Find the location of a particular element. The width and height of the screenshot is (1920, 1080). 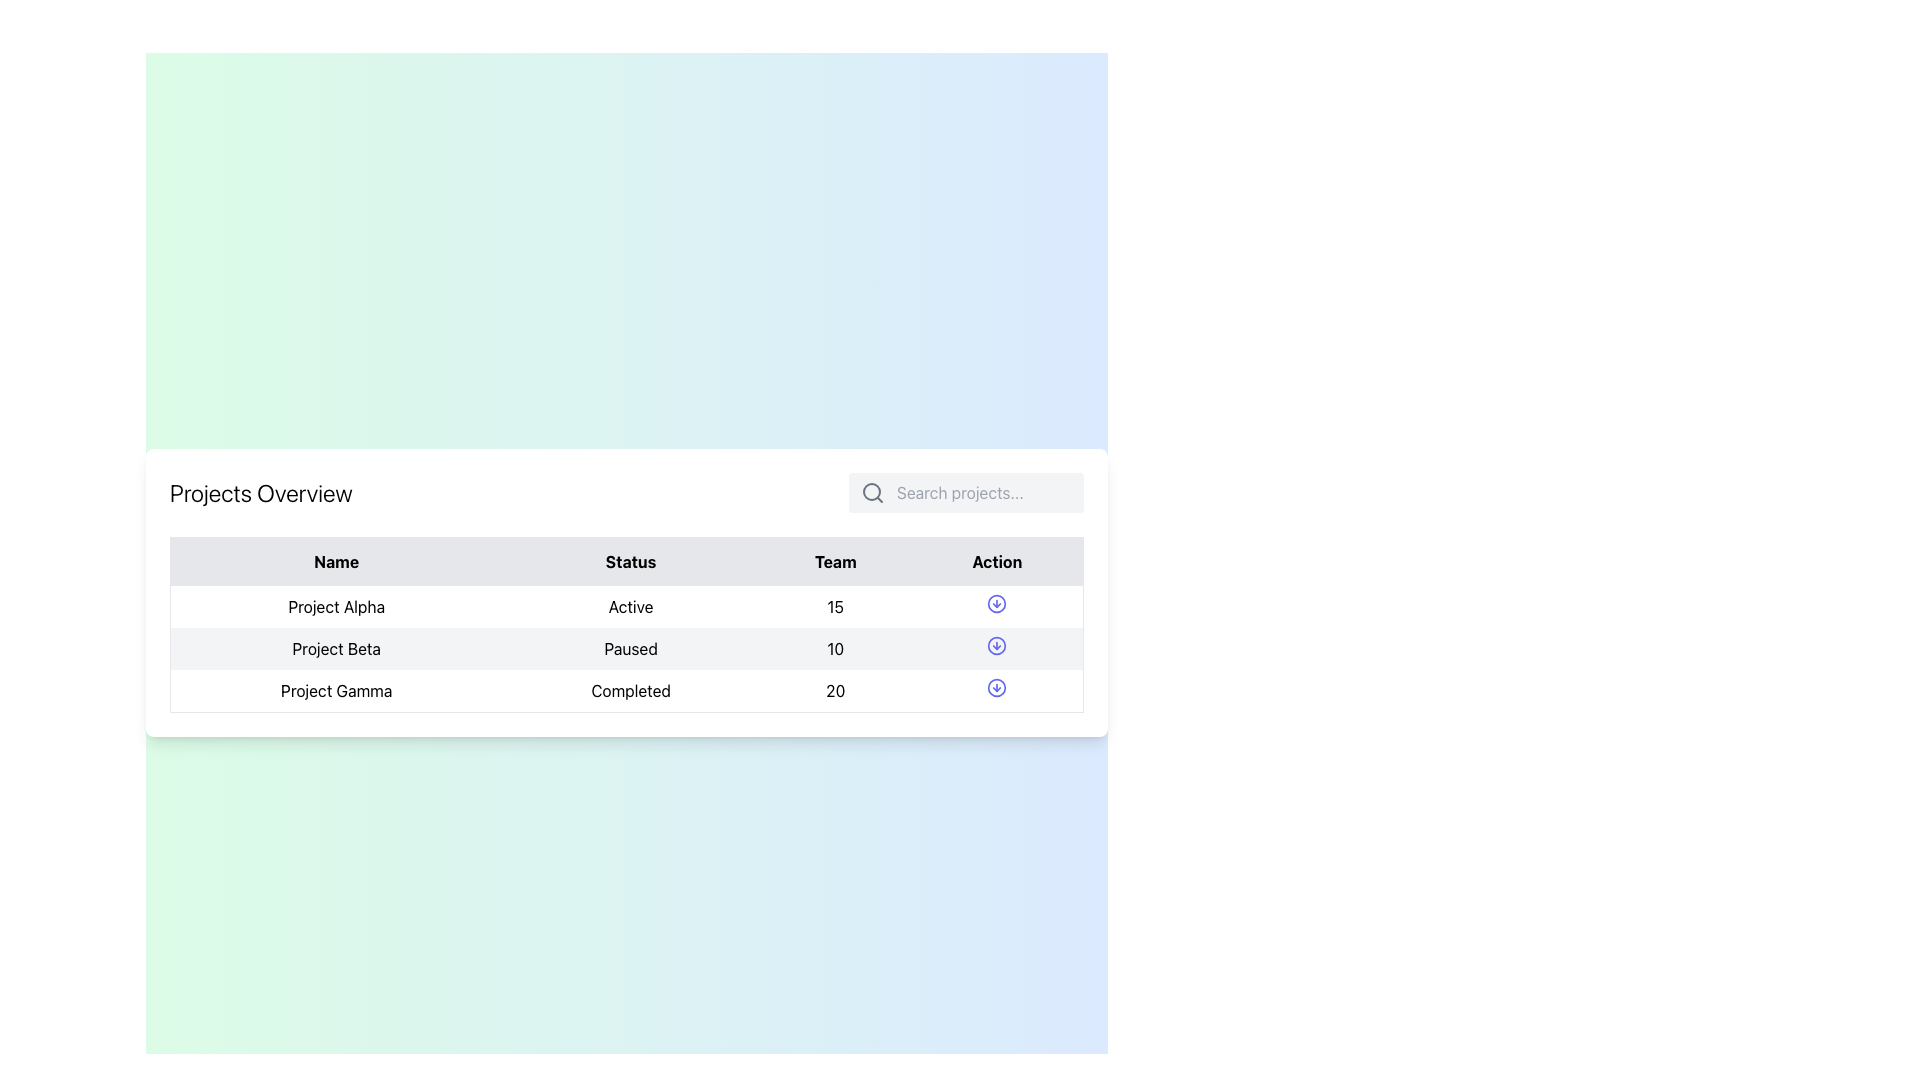

the gray magnifying glass icon representing the search function, located at the leftmost side of the search section is located at coordinates (873, 493).